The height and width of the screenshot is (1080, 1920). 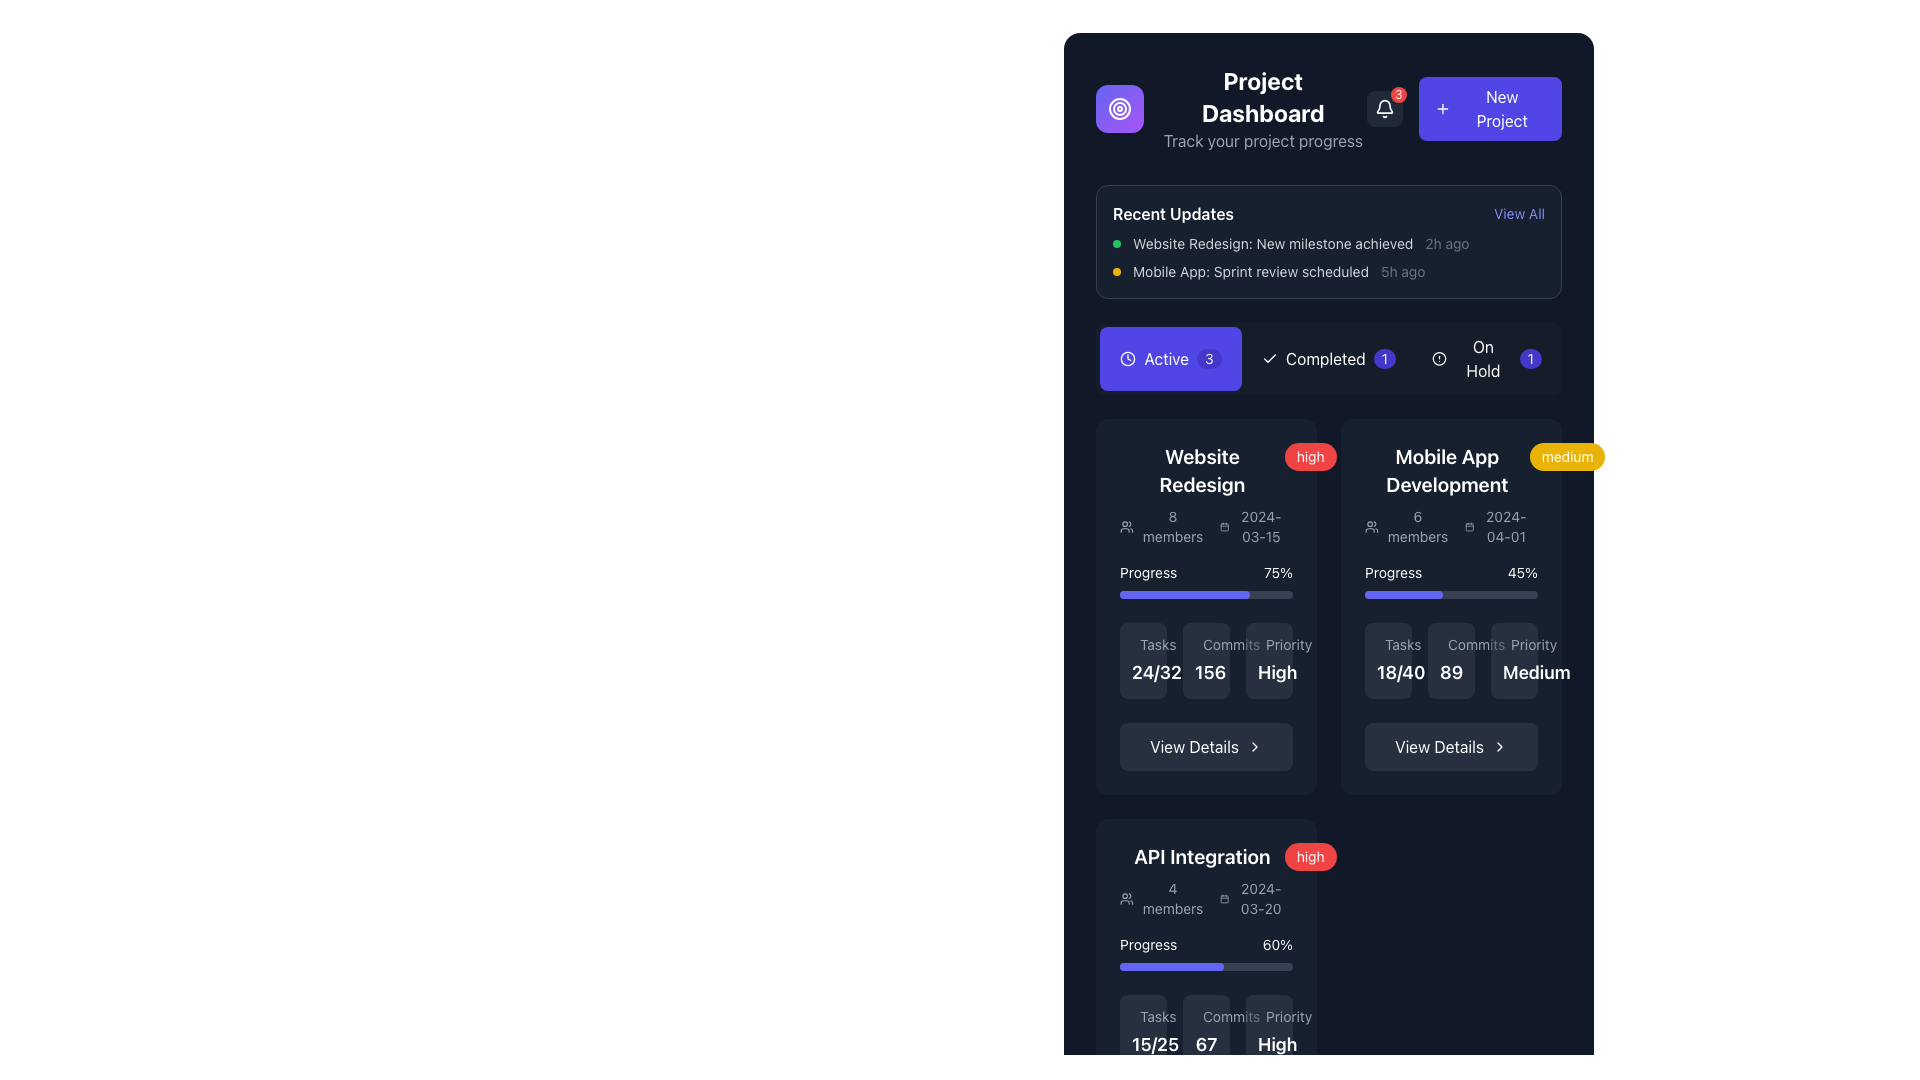 What do you see at coordinates (1205, 1043) in the screenshot?
I see `the Text label displaying the number of commits for the 'API Integration' project, located under the 'Commits' label in the lower-left card of the interface` at bounding box center [1205, 1043].